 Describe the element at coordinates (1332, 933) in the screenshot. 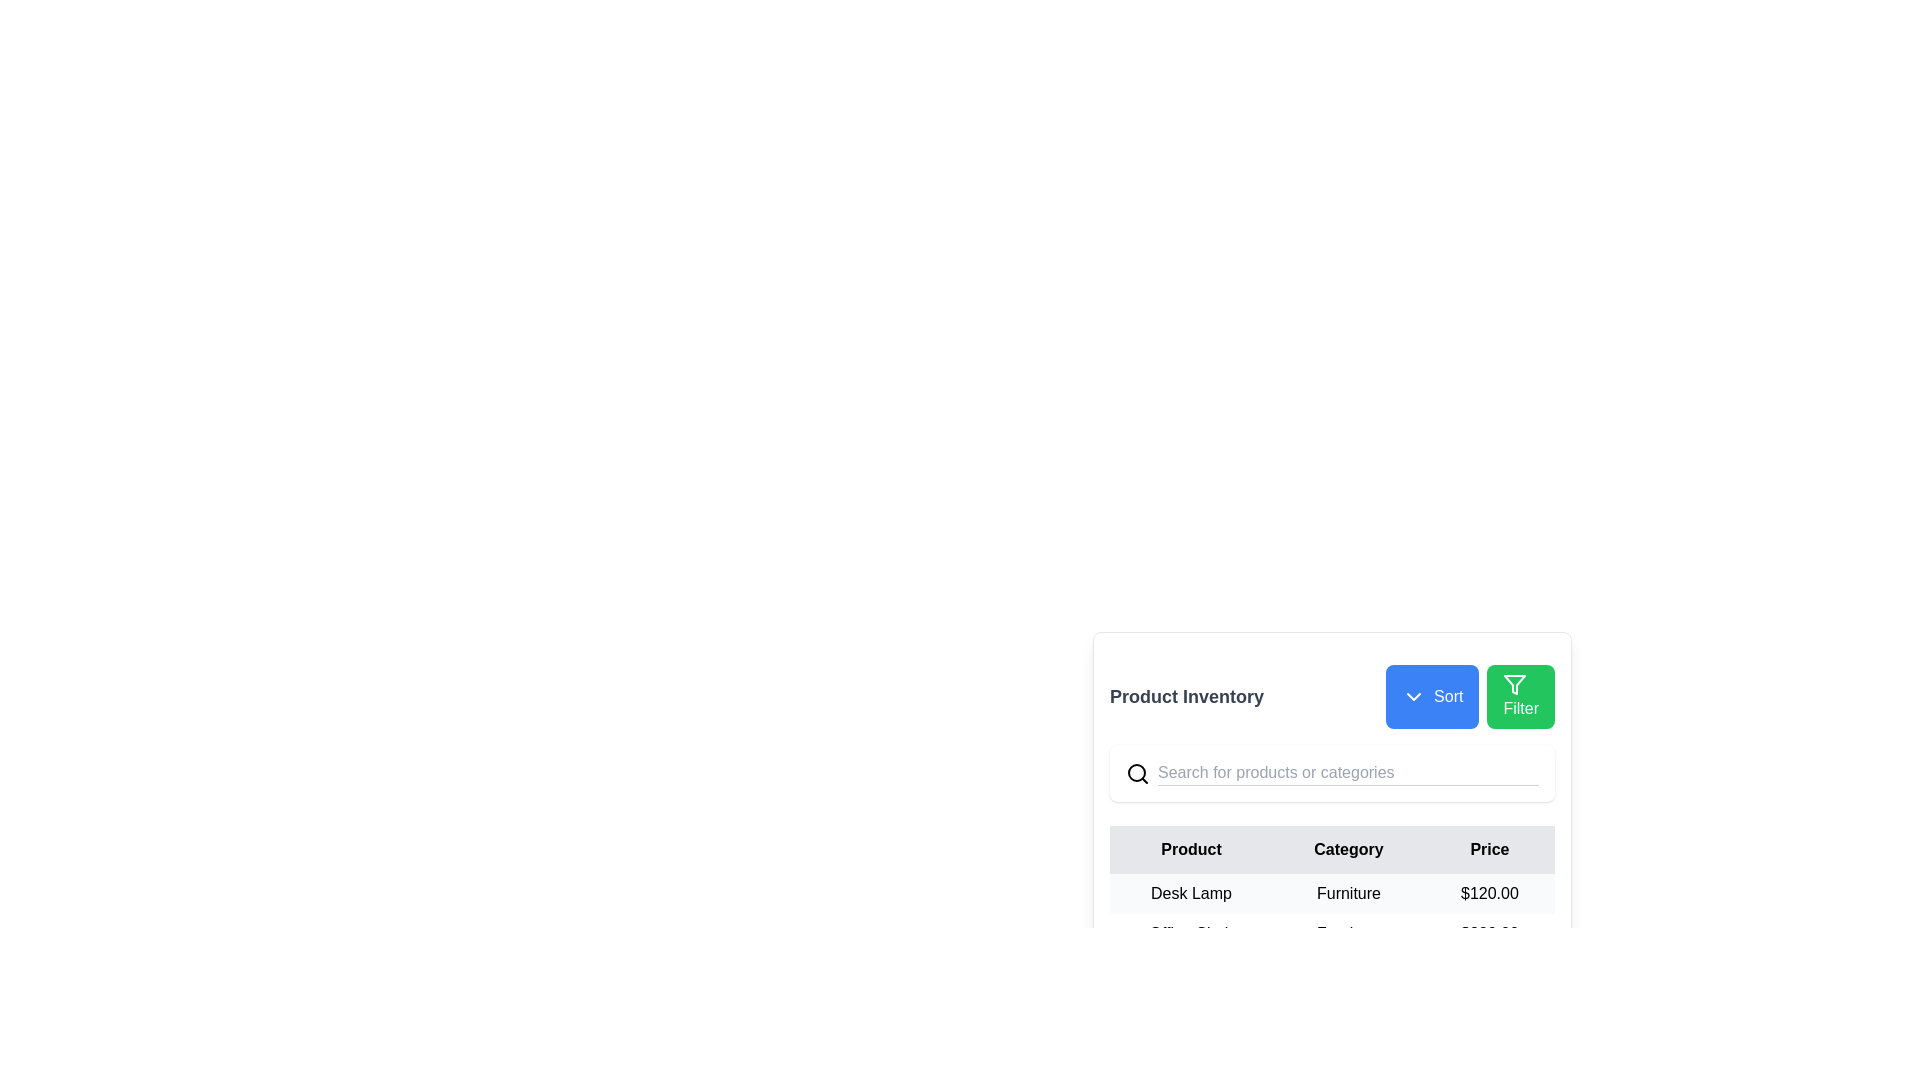

I see `the first data row of the table that contains product information, specifically its name, category, and price` at that location.